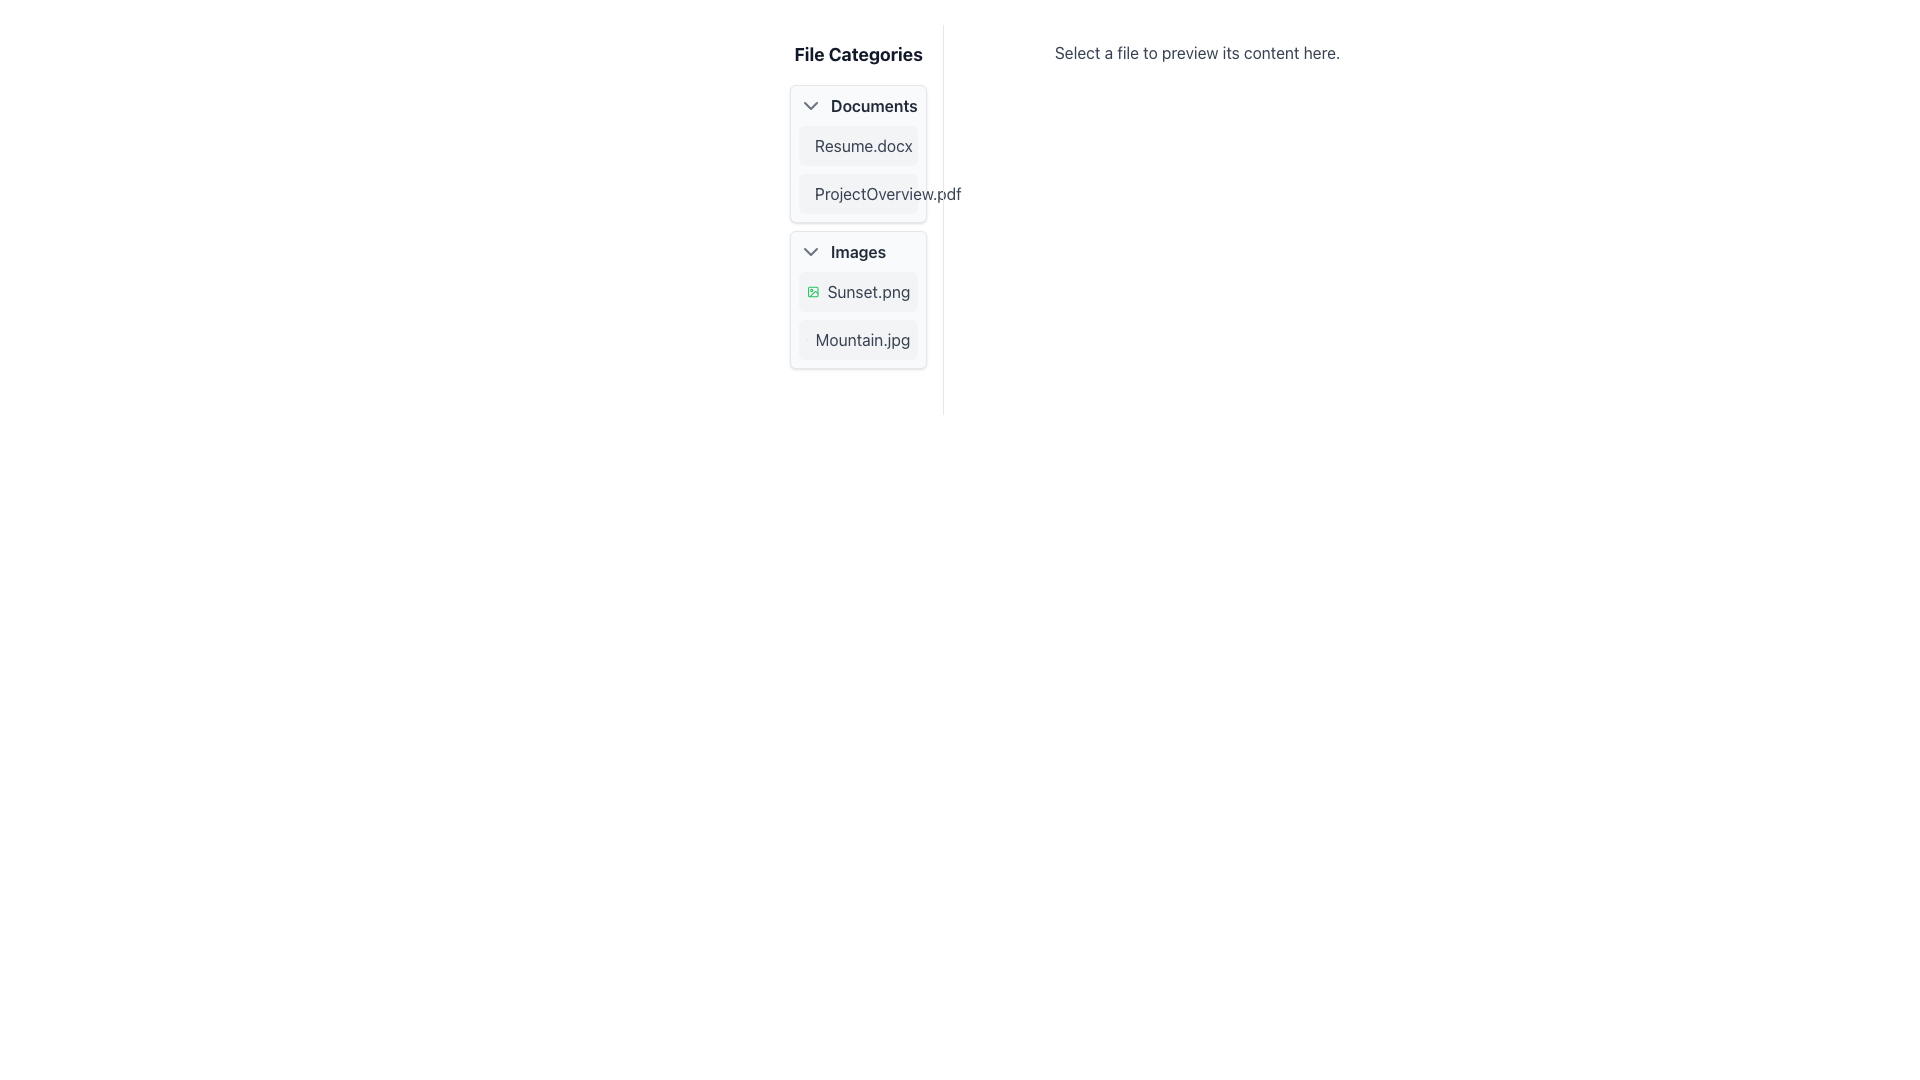 This screenshot has height=1080, width=1920. I want to click on the first selectable data entry in the 'Images' subsection under 'File Categories', which contains the text 'Sunset.png' and a small green image icon, so click(858, 300).